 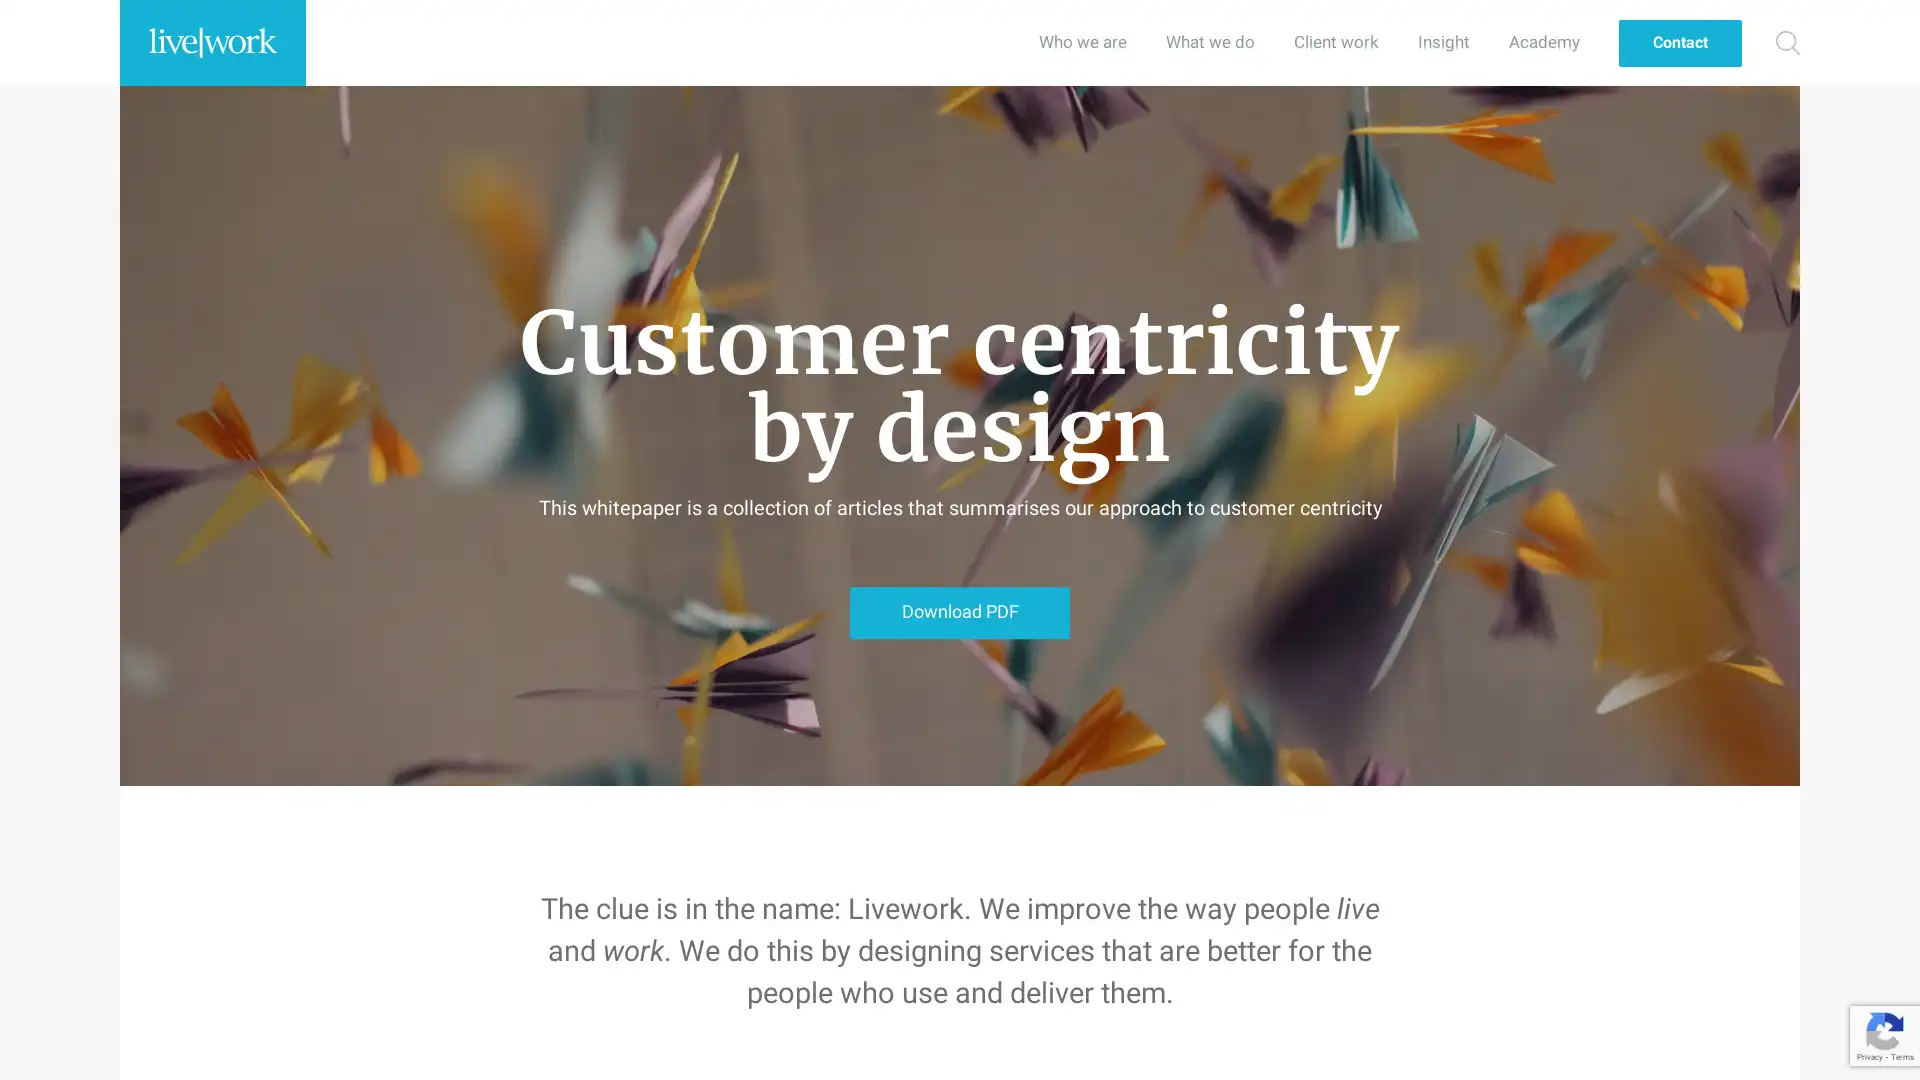 I want to click on Search, so click(x=1788, y=42).